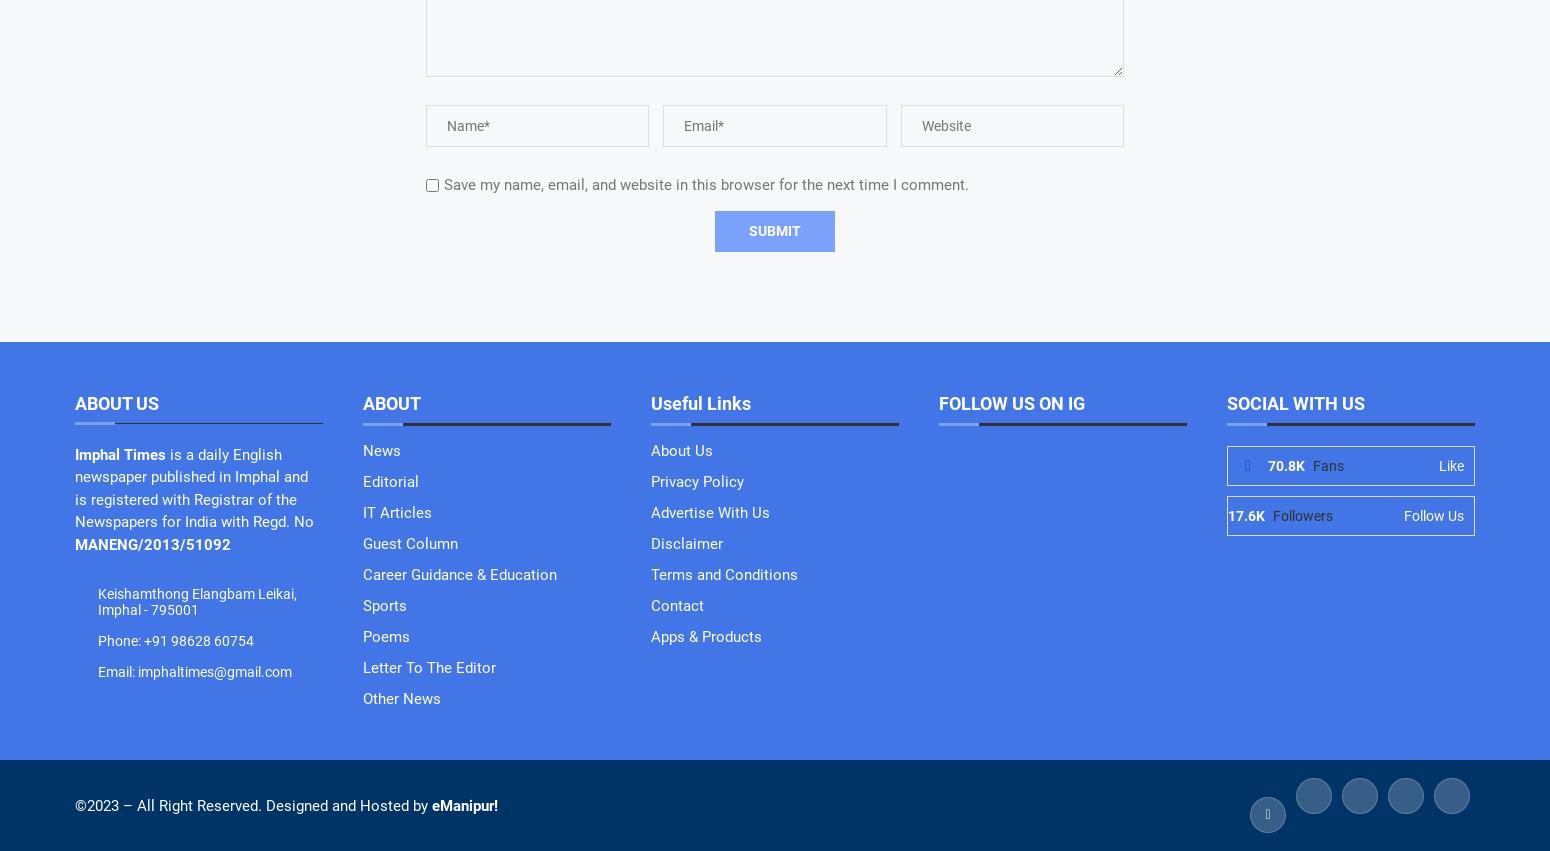 Image resolution: width=1550 pixels, height=851 pixels. I want to click on 'Other News', so click(402, 696).